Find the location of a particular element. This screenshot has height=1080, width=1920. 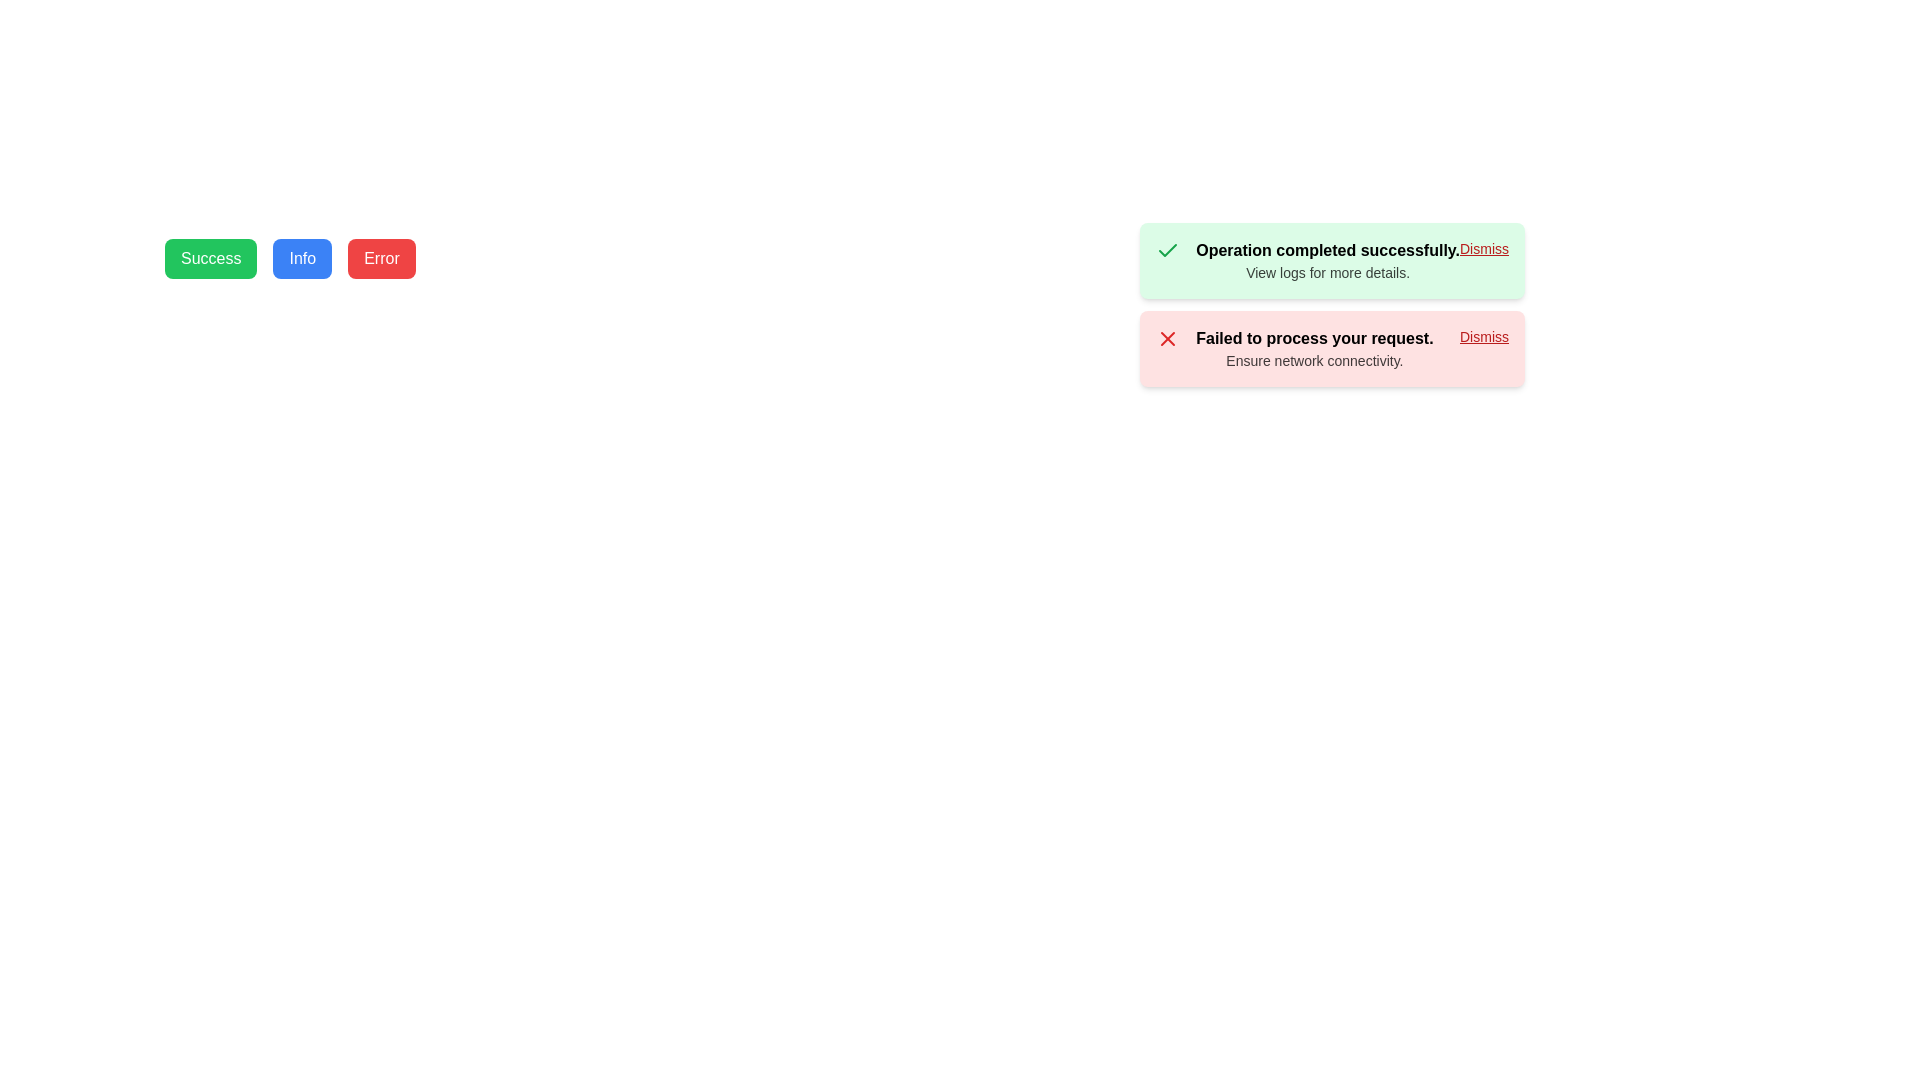

the success confirmation icon located at the top-left corner of the success message box, which is next to the text 'Operation completed successfully.' is located at coordinates (1168, 249).